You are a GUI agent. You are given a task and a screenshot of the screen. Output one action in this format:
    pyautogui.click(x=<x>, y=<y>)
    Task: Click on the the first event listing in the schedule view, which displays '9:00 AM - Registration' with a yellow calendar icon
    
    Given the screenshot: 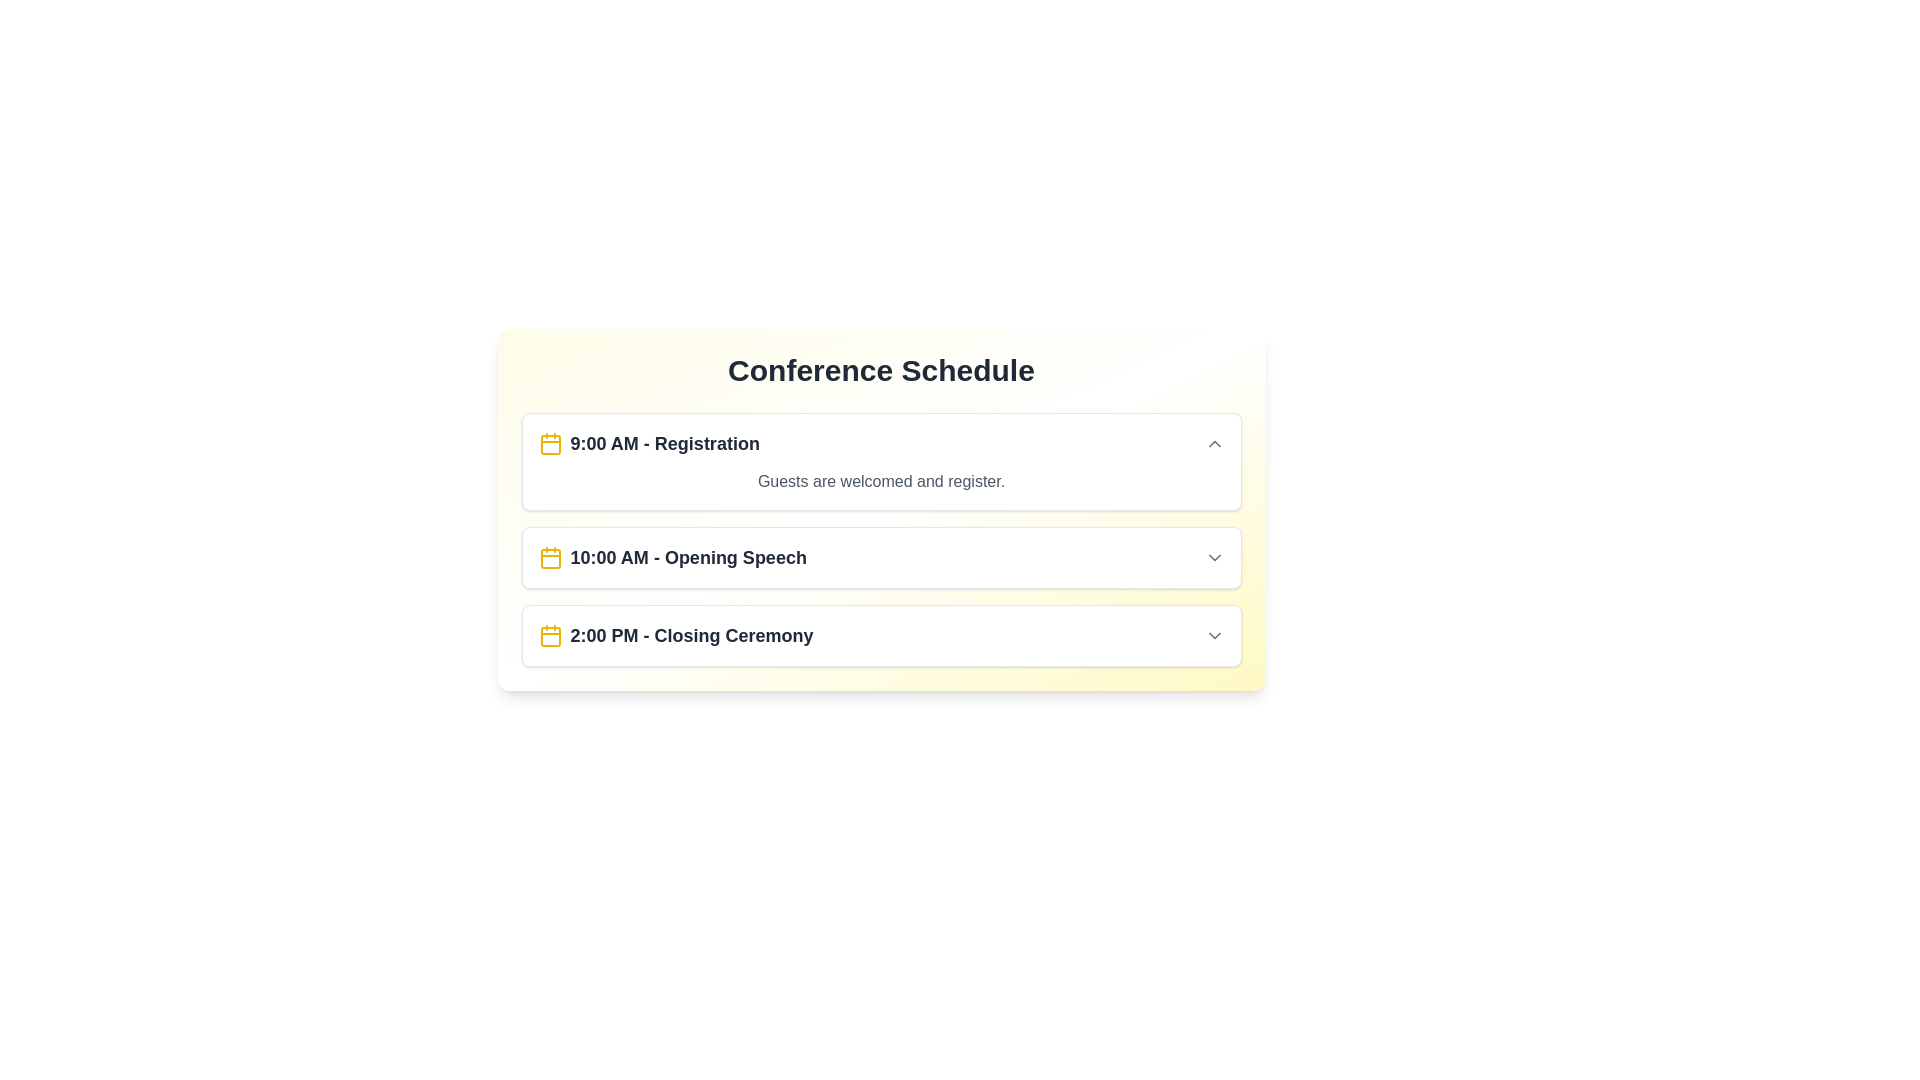 What is the action you would take?
    pyautogui.click(x=649, y=442)
    